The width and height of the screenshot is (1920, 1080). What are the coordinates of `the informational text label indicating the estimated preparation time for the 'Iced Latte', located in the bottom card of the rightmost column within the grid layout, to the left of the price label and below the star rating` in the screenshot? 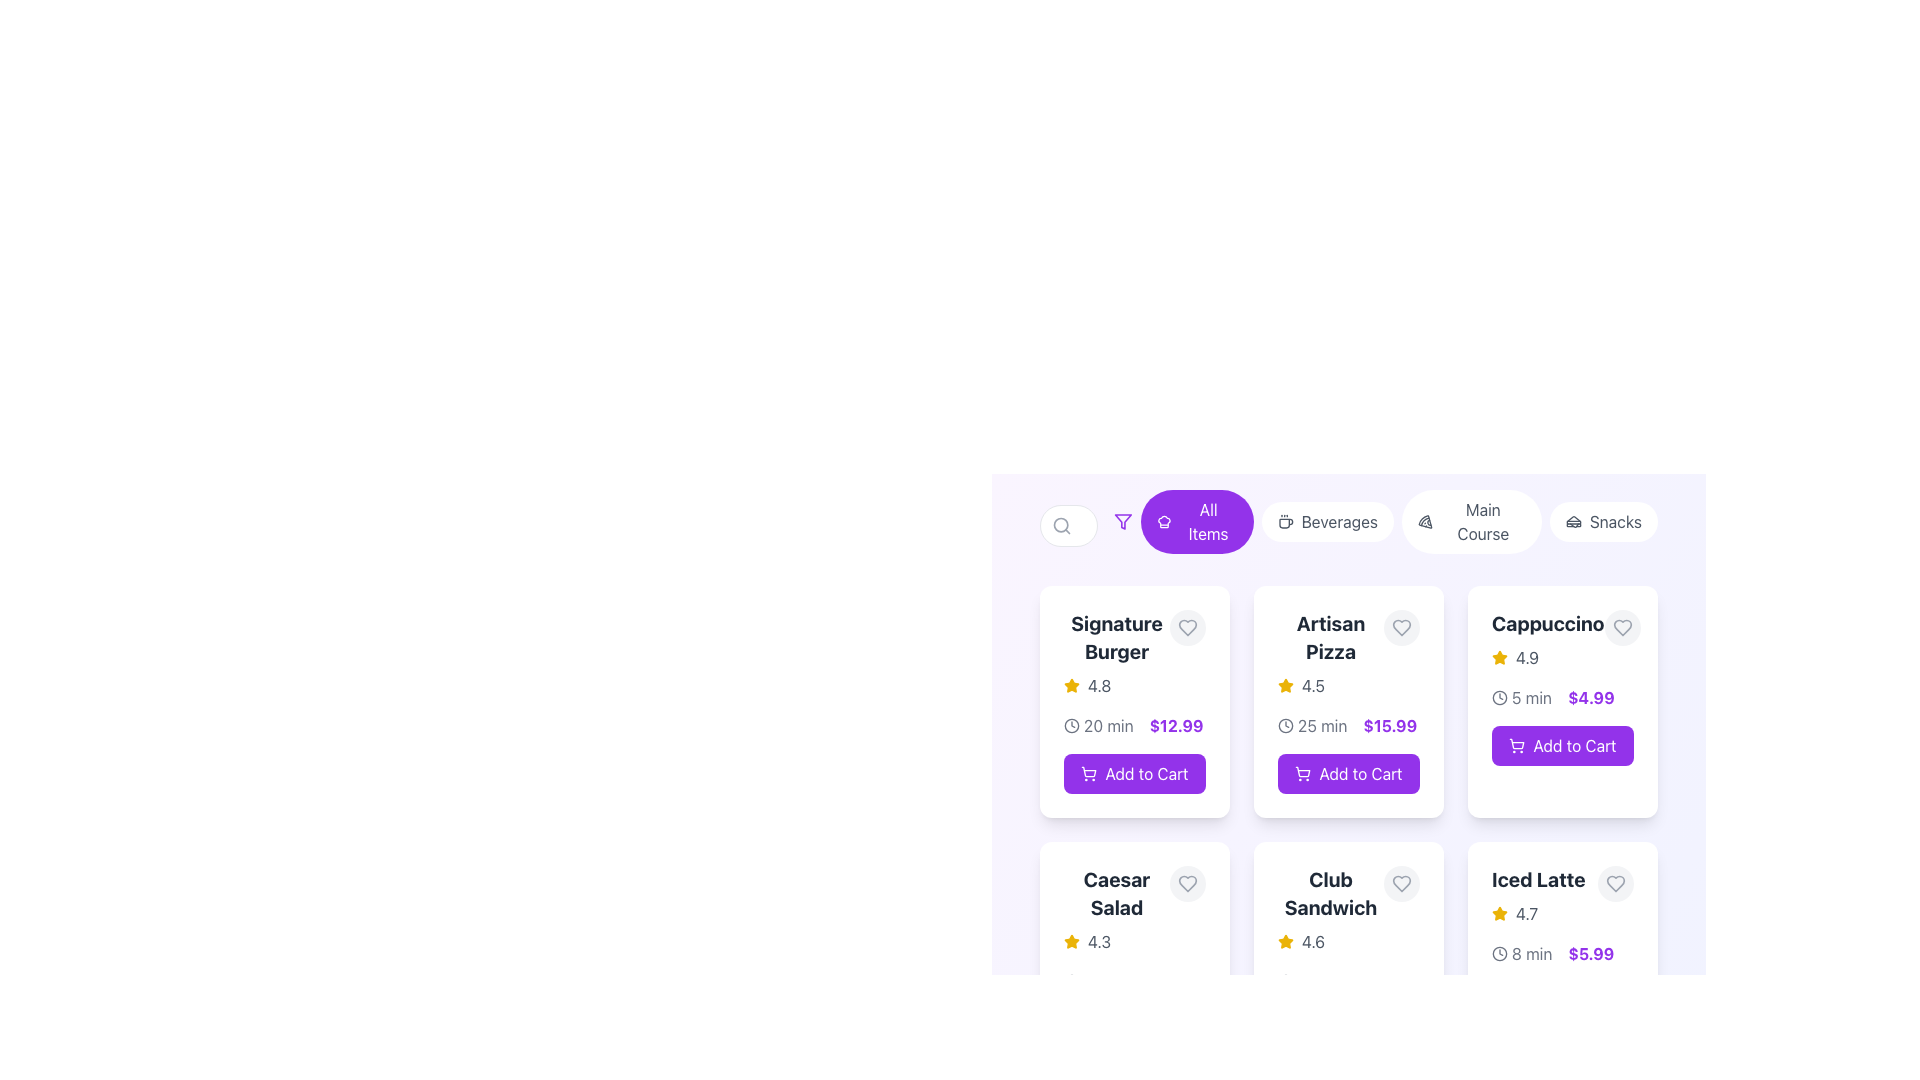 It's located at (1531, 952).